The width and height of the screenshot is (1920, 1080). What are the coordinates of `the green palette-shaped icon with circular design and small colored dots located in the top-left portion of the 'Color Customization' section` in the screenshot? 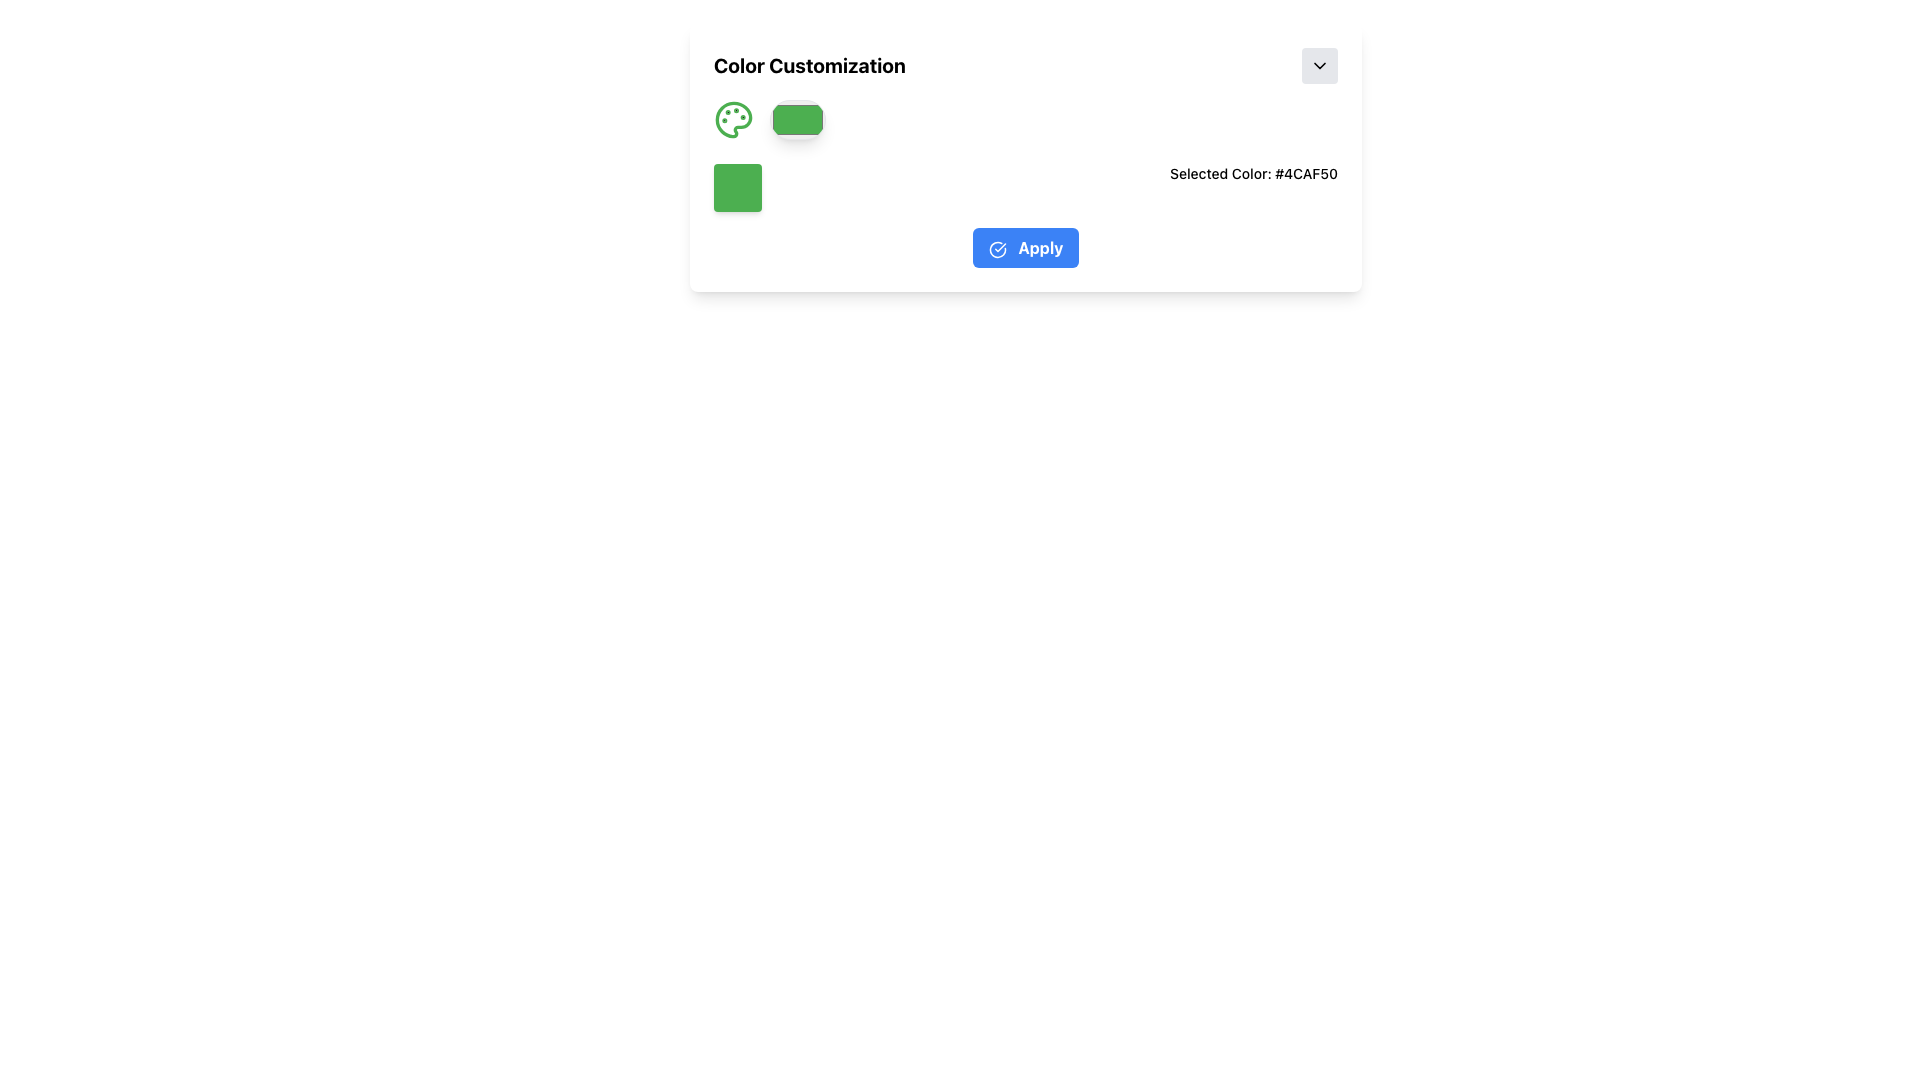 It's located at (733, 119).